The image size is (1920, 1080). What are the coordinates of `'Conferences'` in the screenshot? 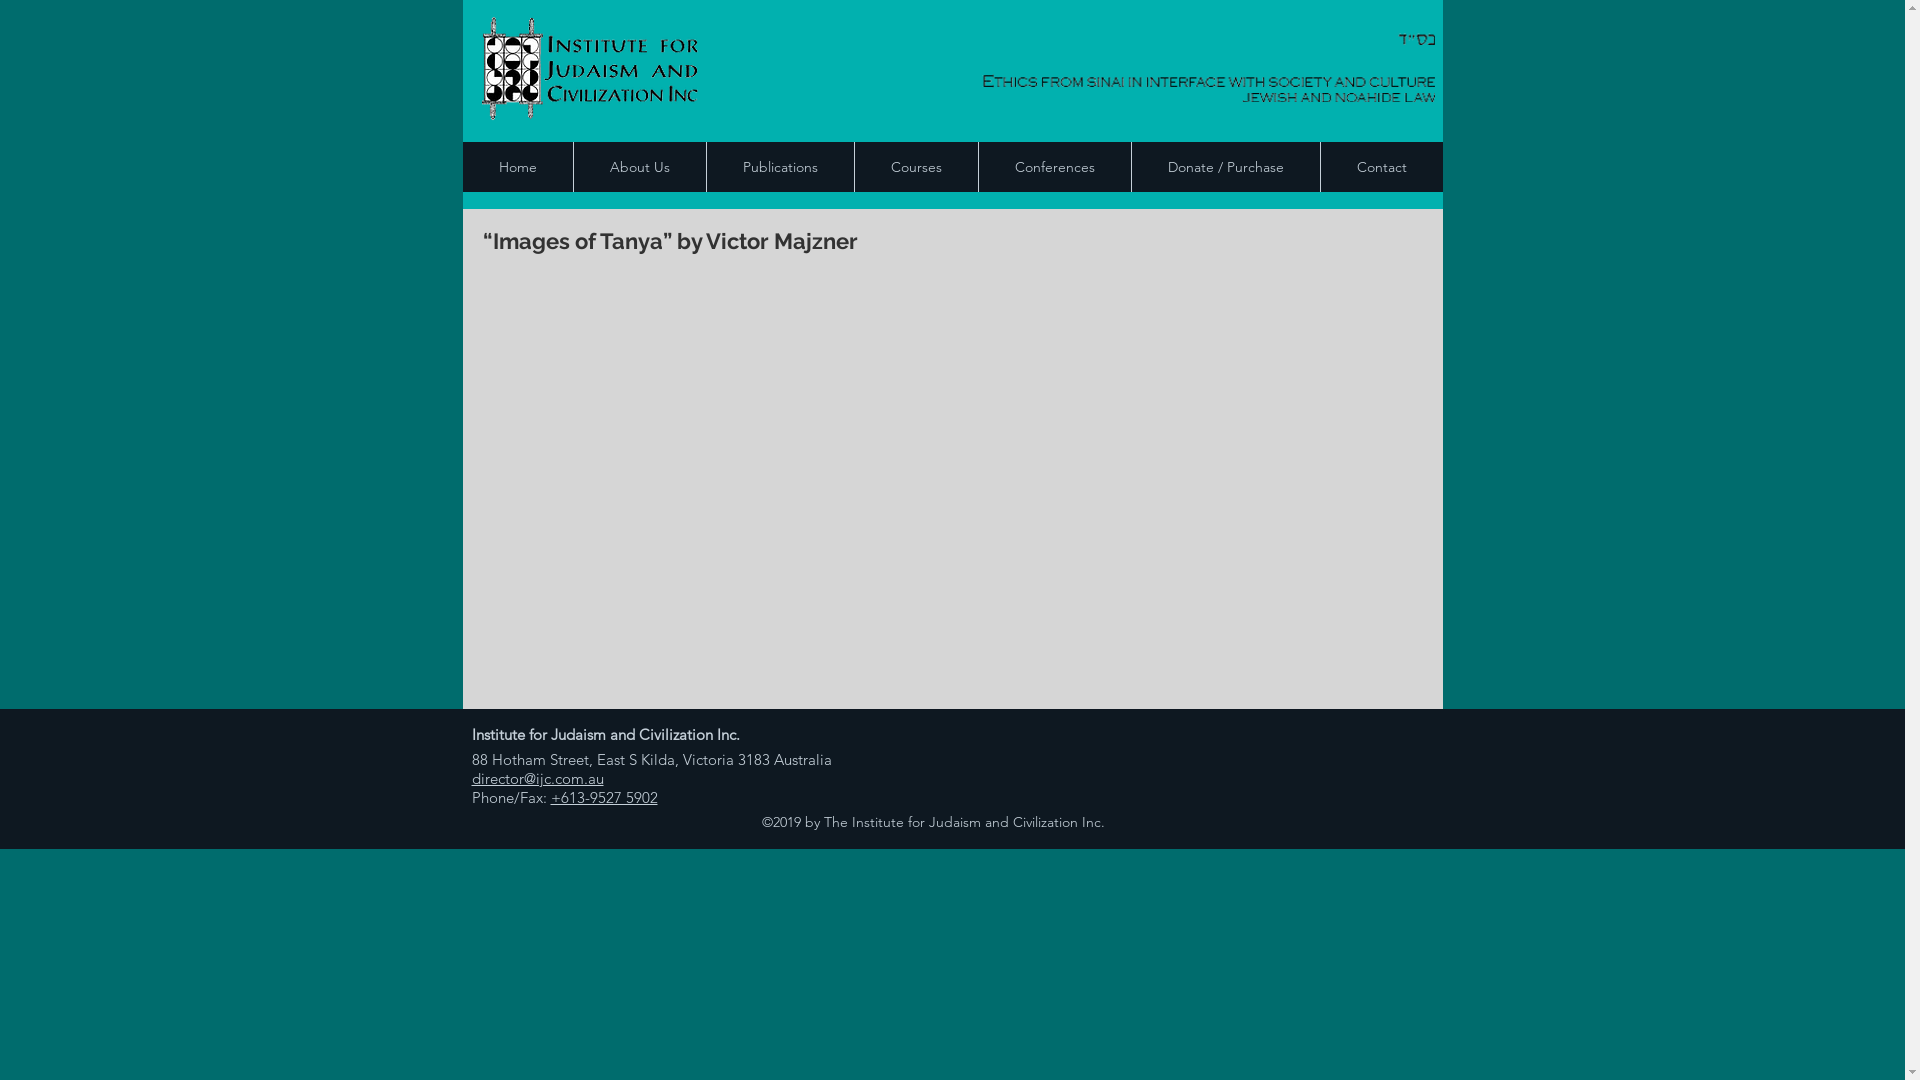 It's located at (1053, 165).